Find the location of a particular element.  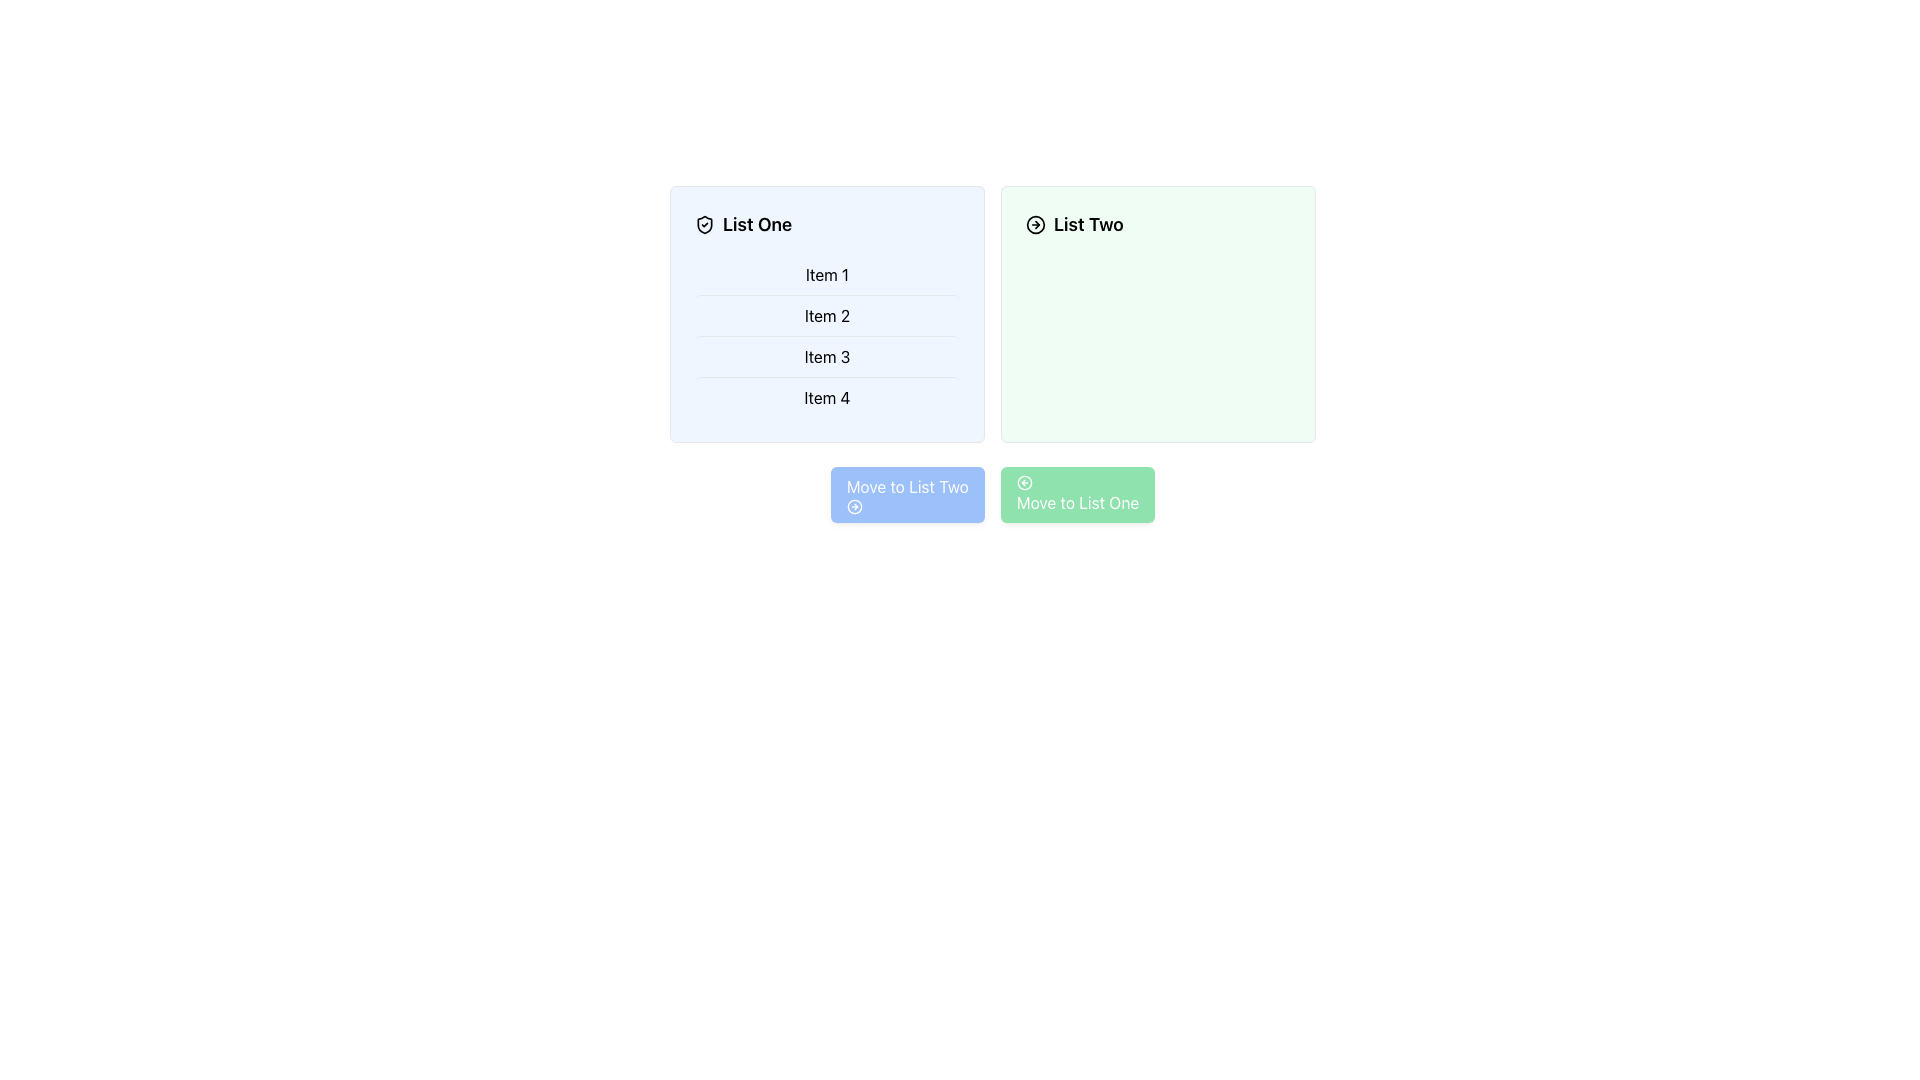

the List Item labeled 'Item 4' with a light blue background is located at coordinates (827, 397).